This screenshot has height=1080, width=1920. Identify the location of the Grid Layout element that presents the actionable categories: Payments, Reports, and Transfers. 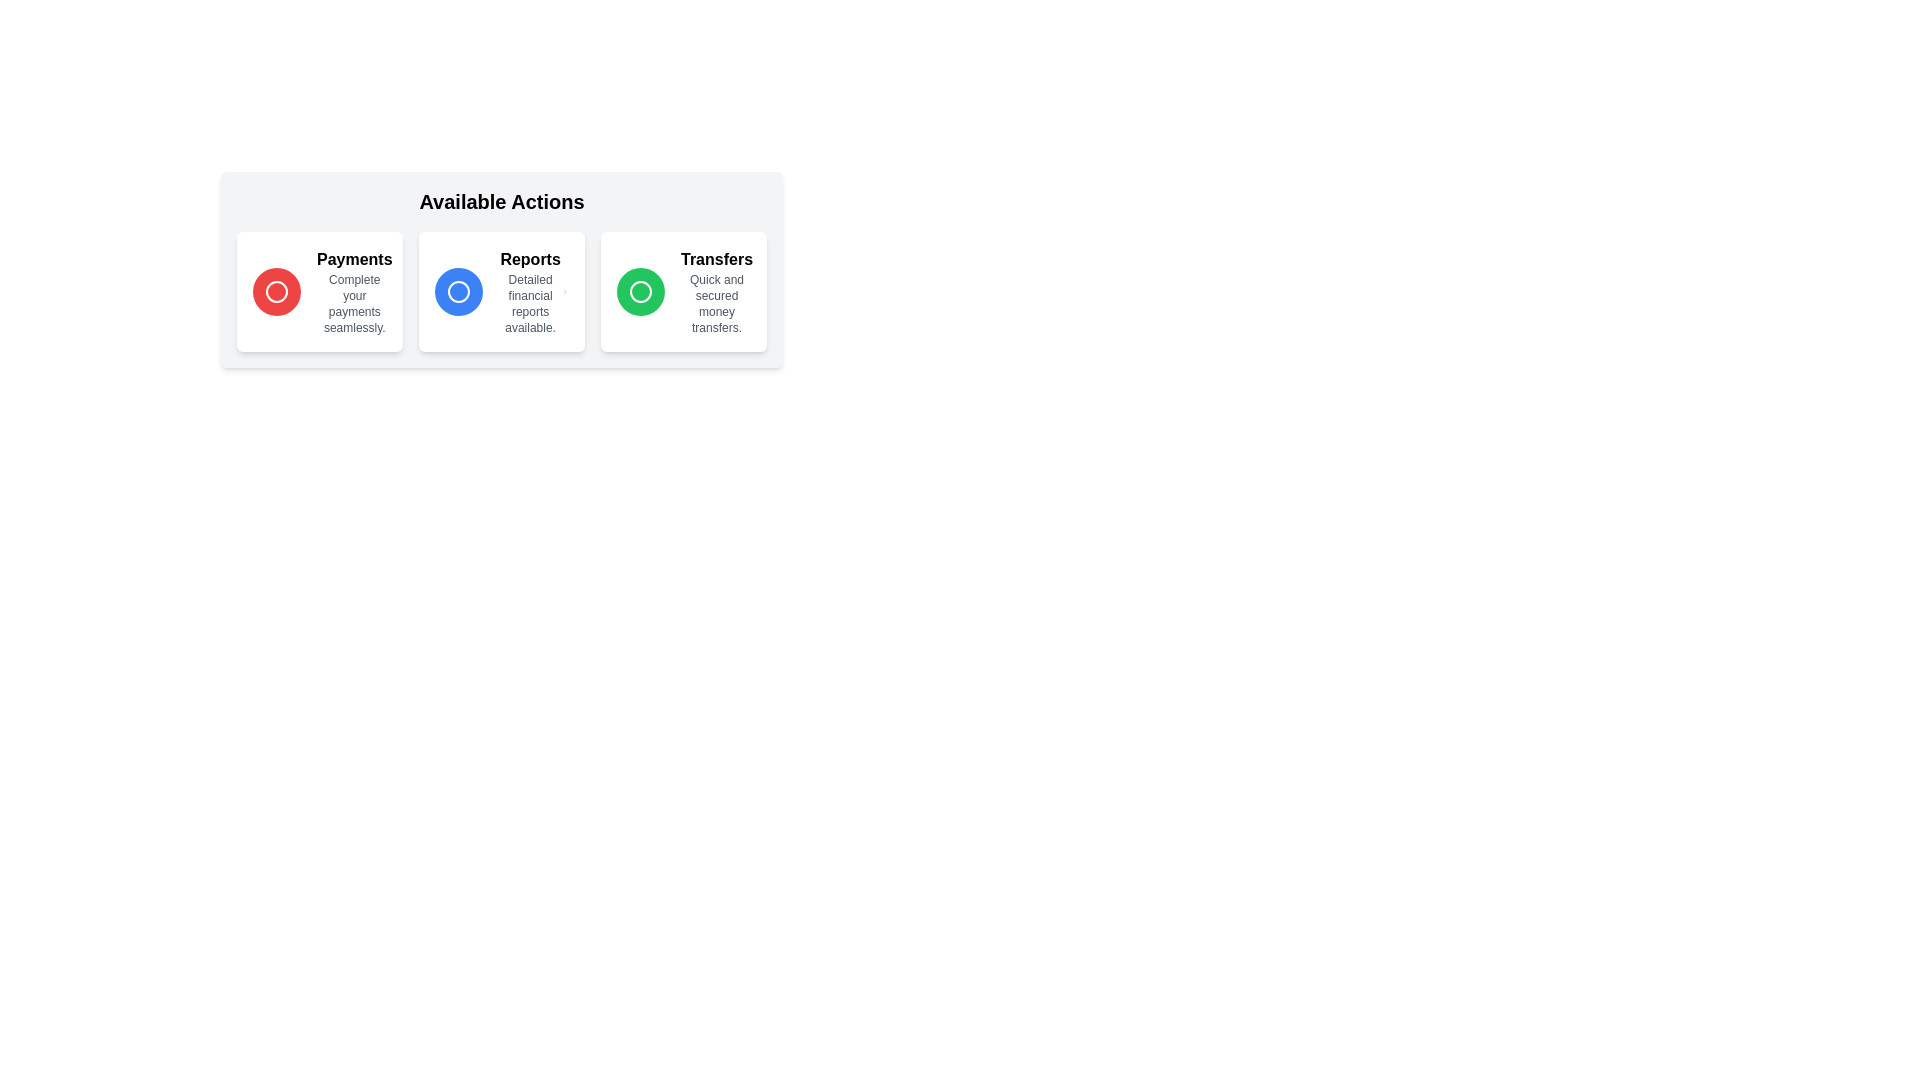
(502, 292).